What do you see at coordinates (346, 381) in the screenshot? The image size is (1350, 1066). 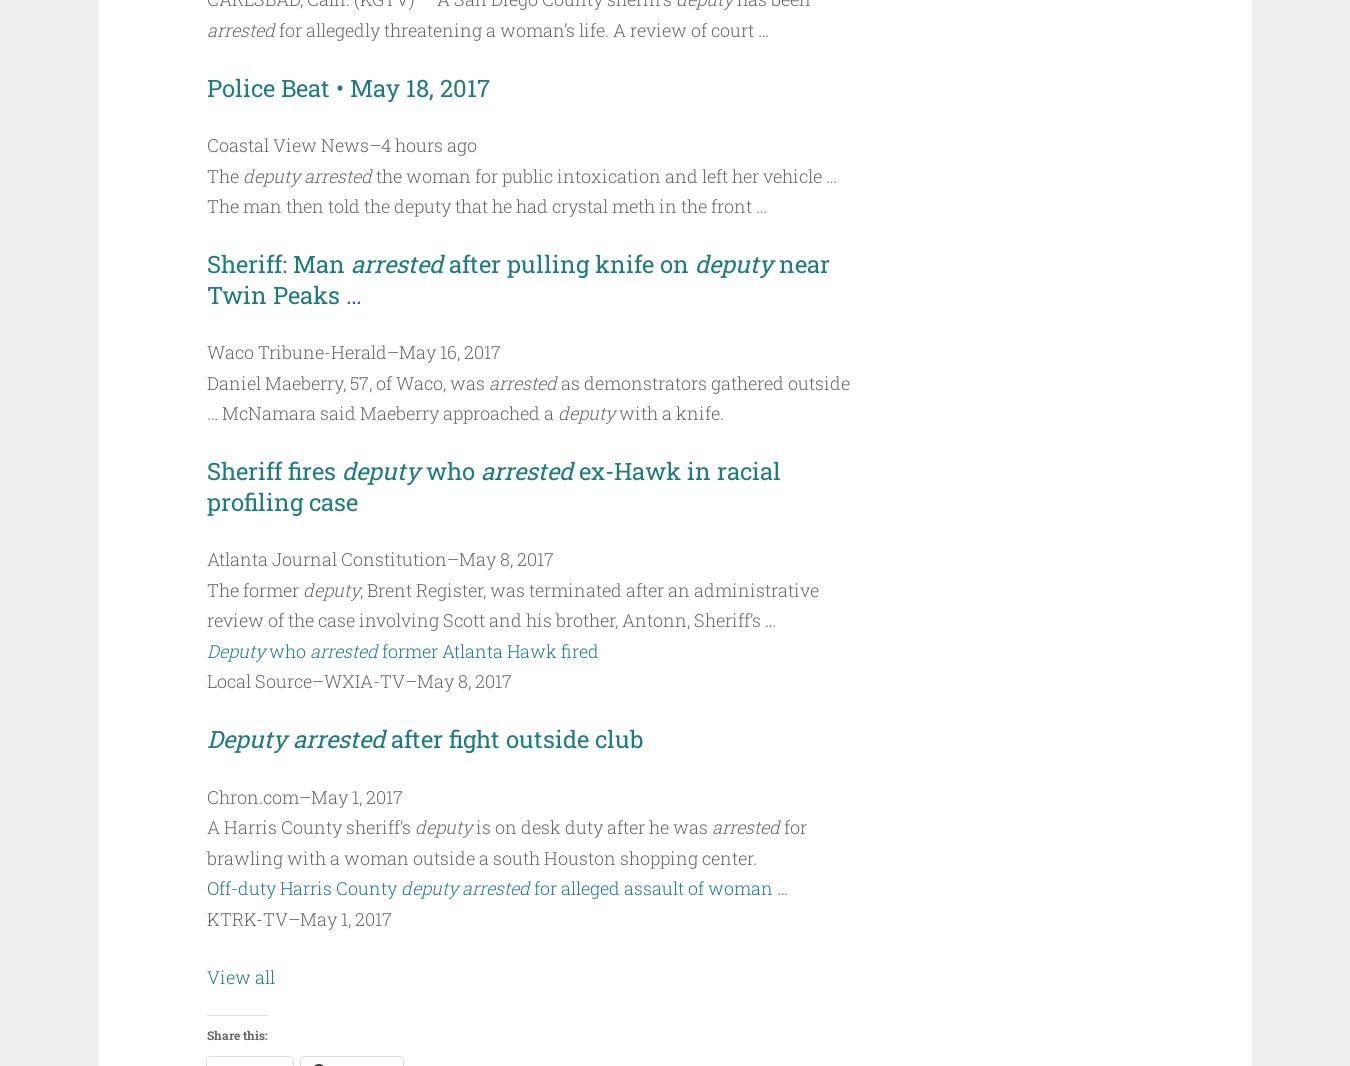 I see `'Daniel Maeberry, 57, of Waco, was'` at bounding box center [346, 381].